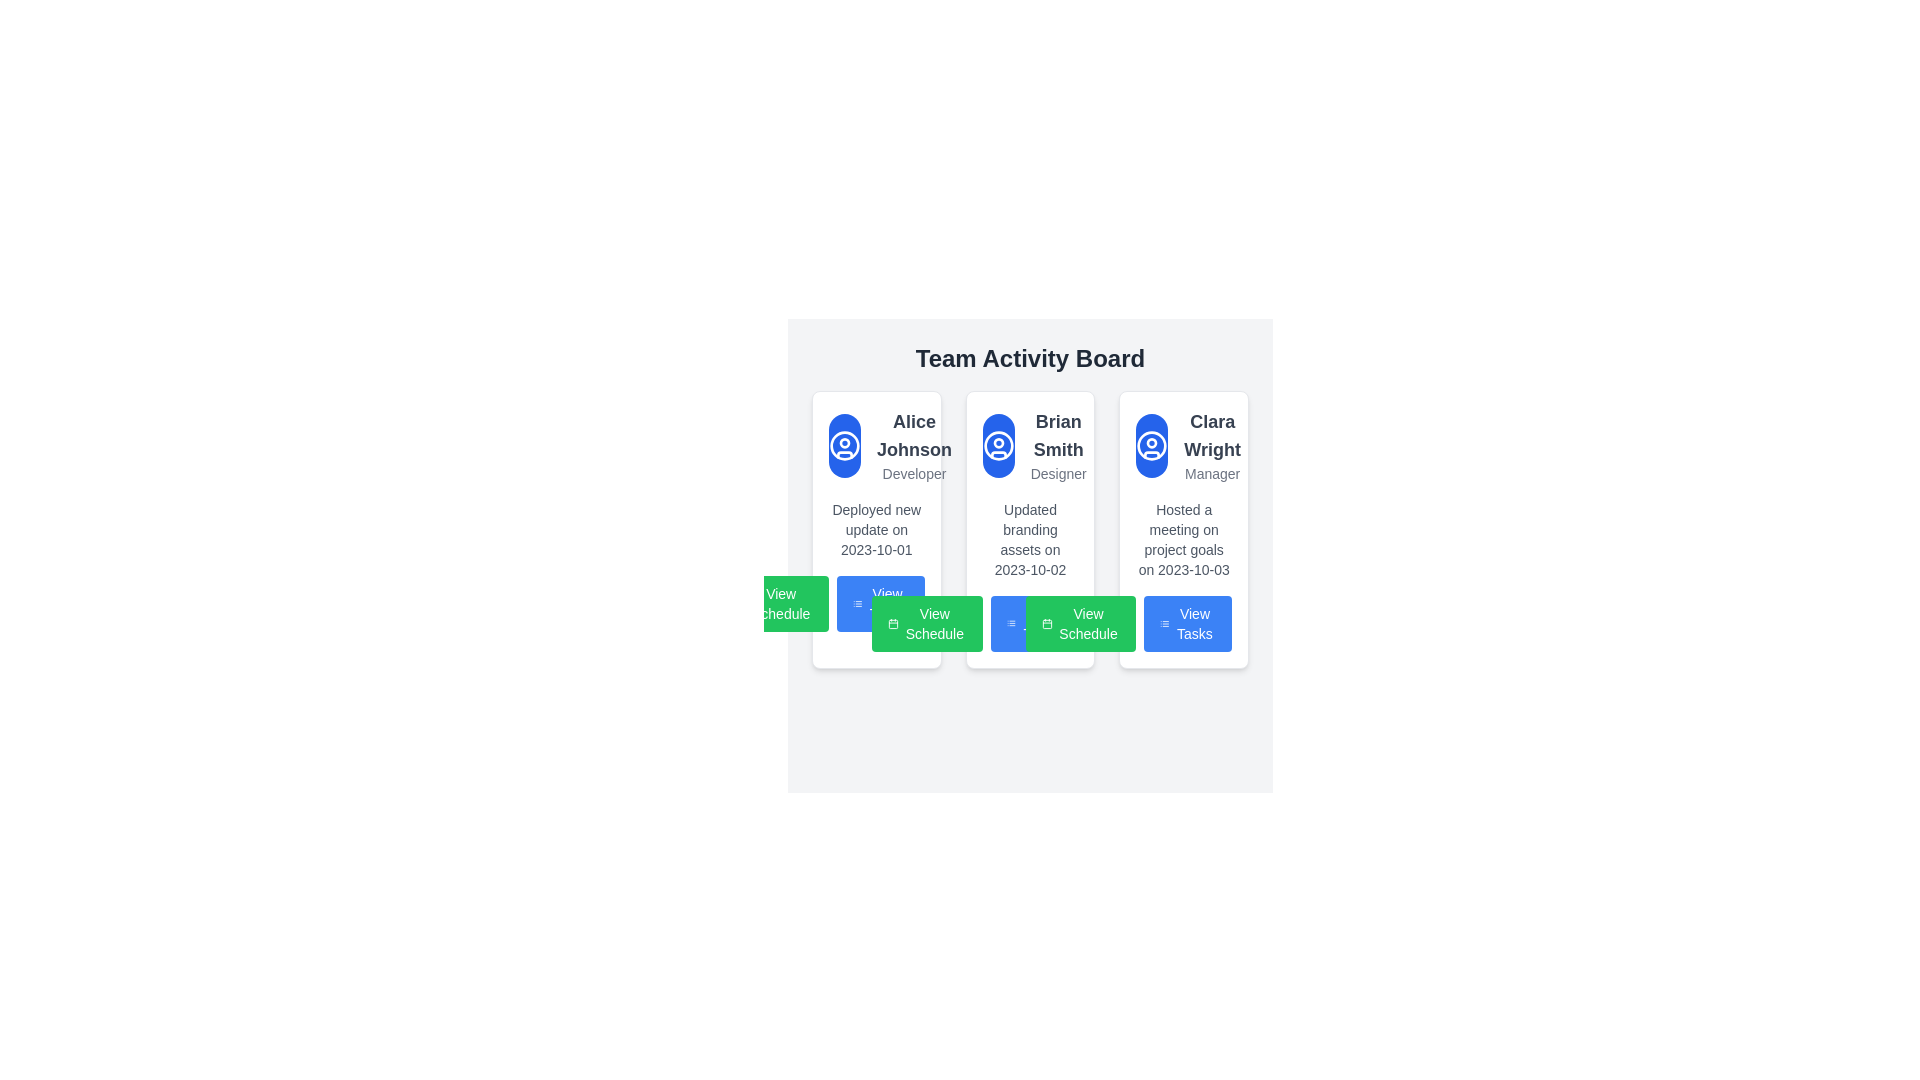 The width and height of the screenshot is (1920, 1080). I want to click on the decorative user profile icon representing Clara Wright, located in the top section of the third card on the right side of the interface, so click(1152, 445).